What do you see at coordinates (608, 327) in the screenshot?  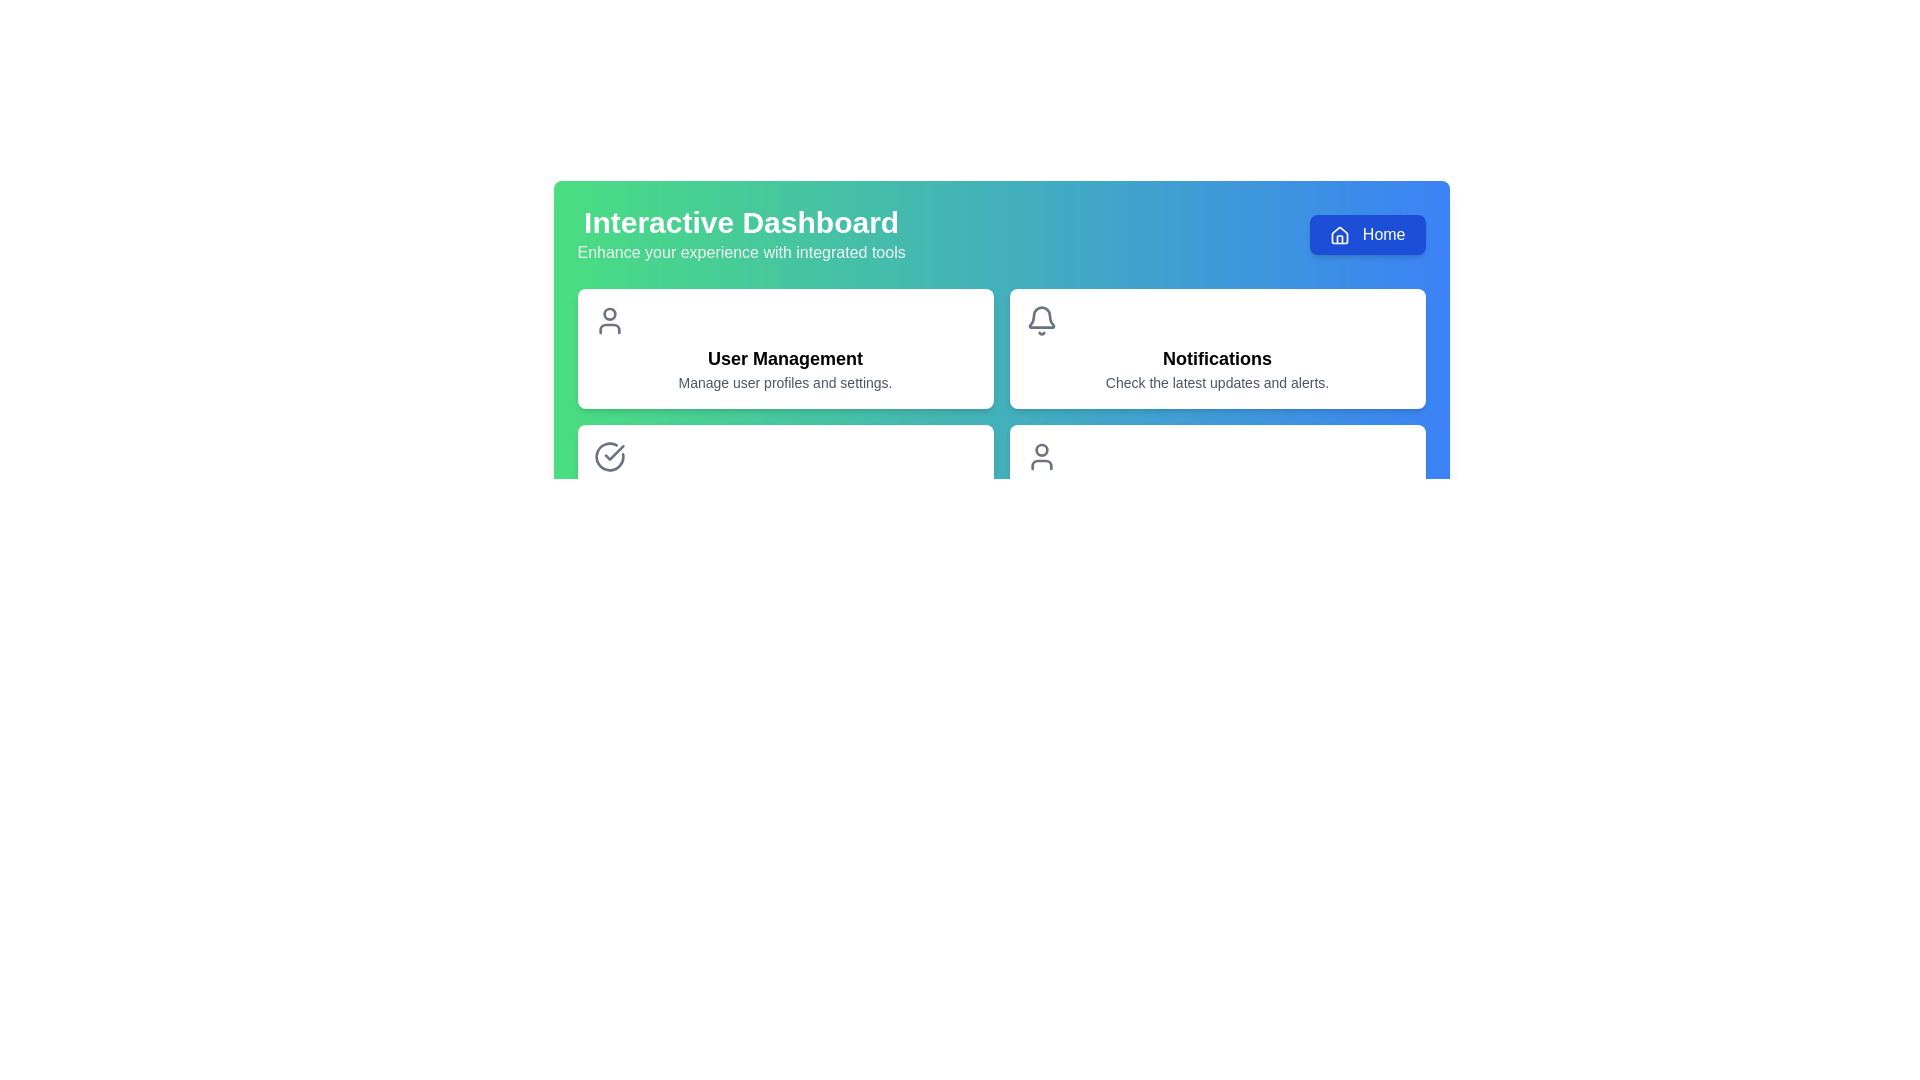 I see `the user avatar icon located in the User Management section of the main dashboard, which is positioned on the top left side of the User Management card` at bounding box center [608, 327].